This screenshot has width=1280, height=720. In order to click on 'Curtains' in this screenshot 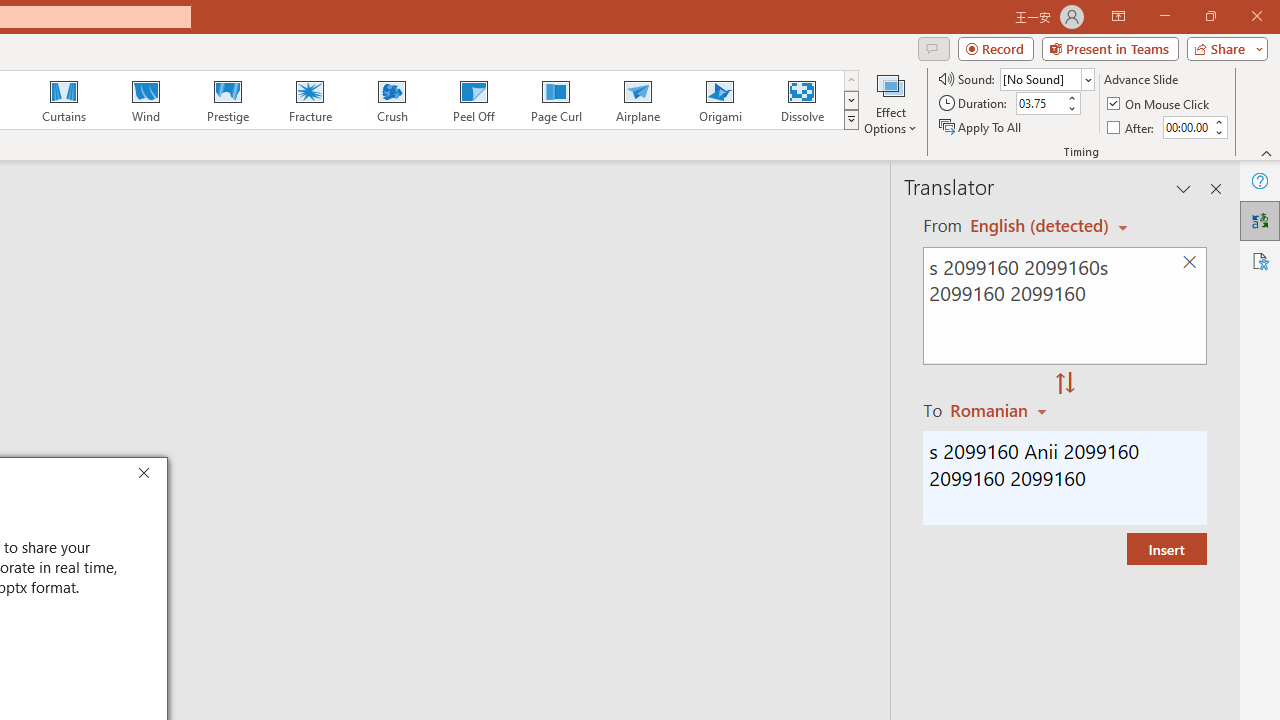, I will do `click(64, 100)`.